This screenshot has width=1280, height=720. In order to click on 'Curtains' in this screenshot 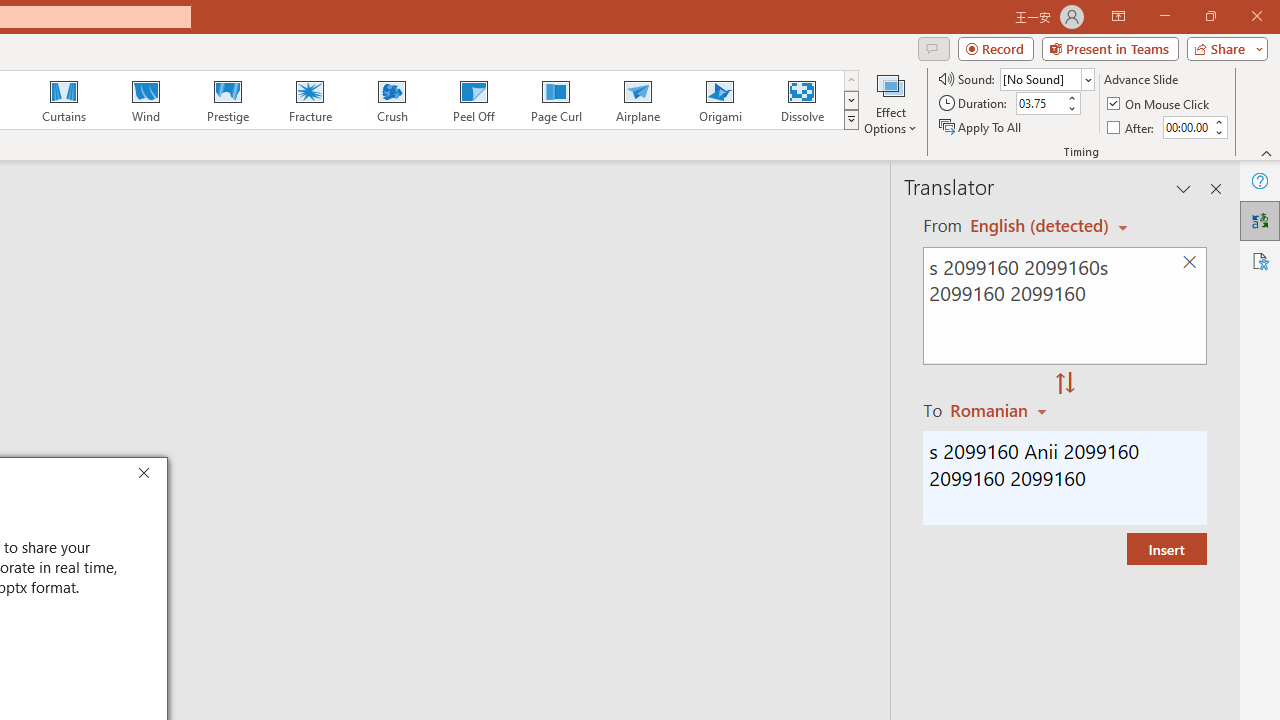, I will do `click(64, 100)`.